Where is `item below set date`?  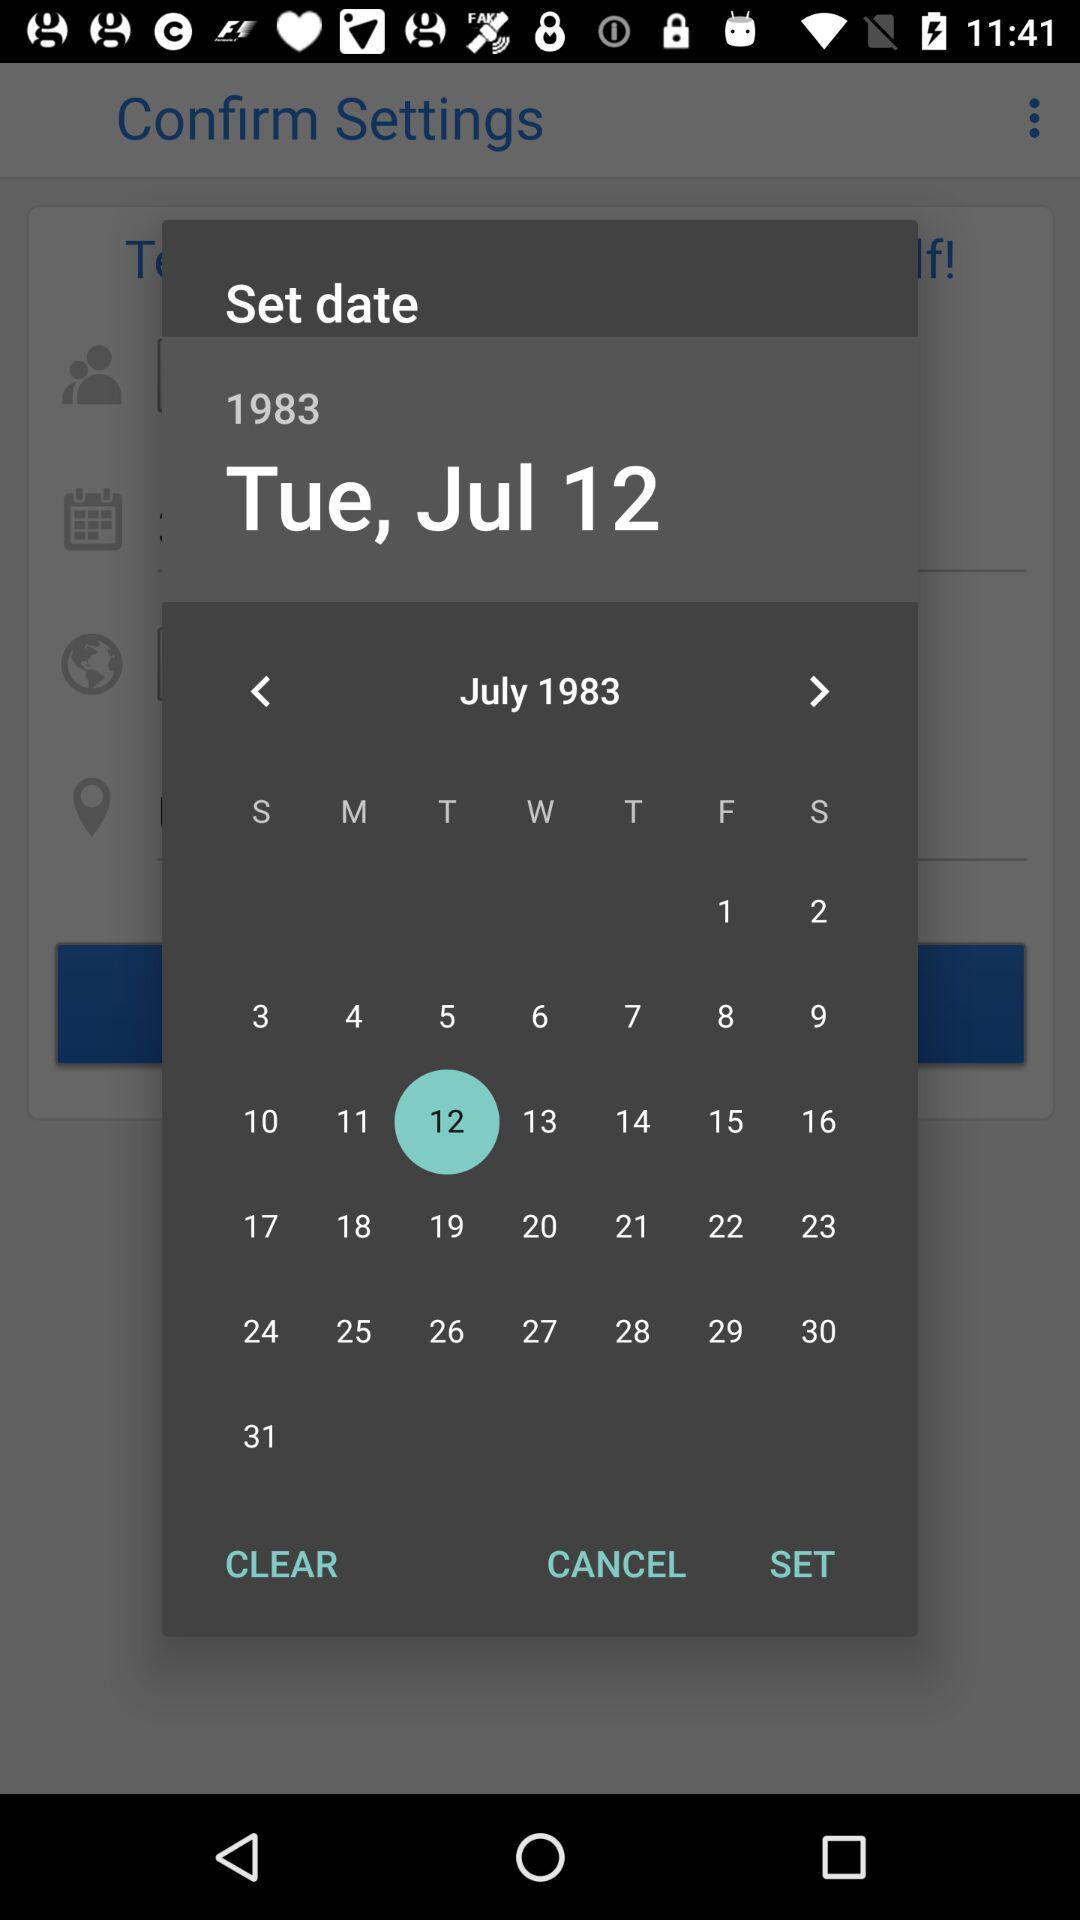 item below set date is located at coordinates (540, 386).